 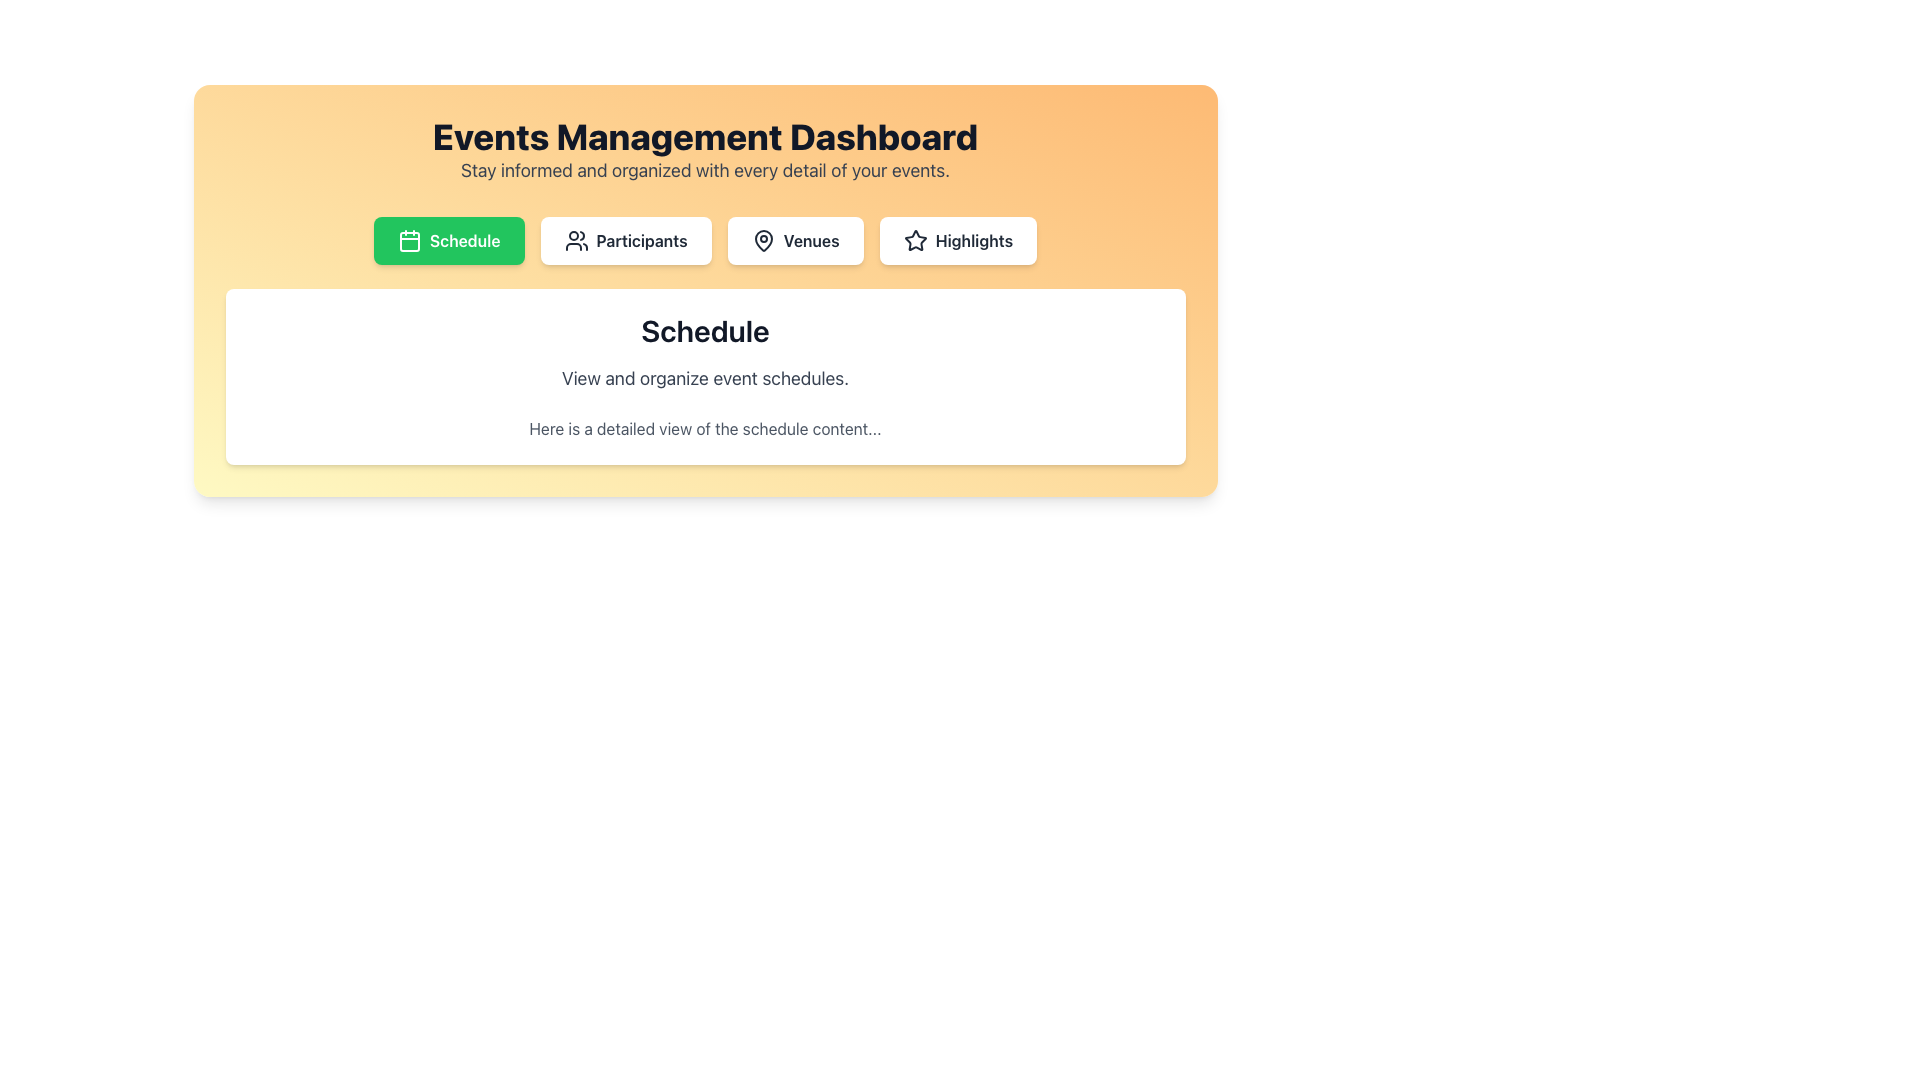 What do you see at coordinates (464, 239) in the screenshot?
I see `the 'Schedule' text label within the green button situated at the top-left corner of the section containing several buttons` at bounding box center [464, 239].